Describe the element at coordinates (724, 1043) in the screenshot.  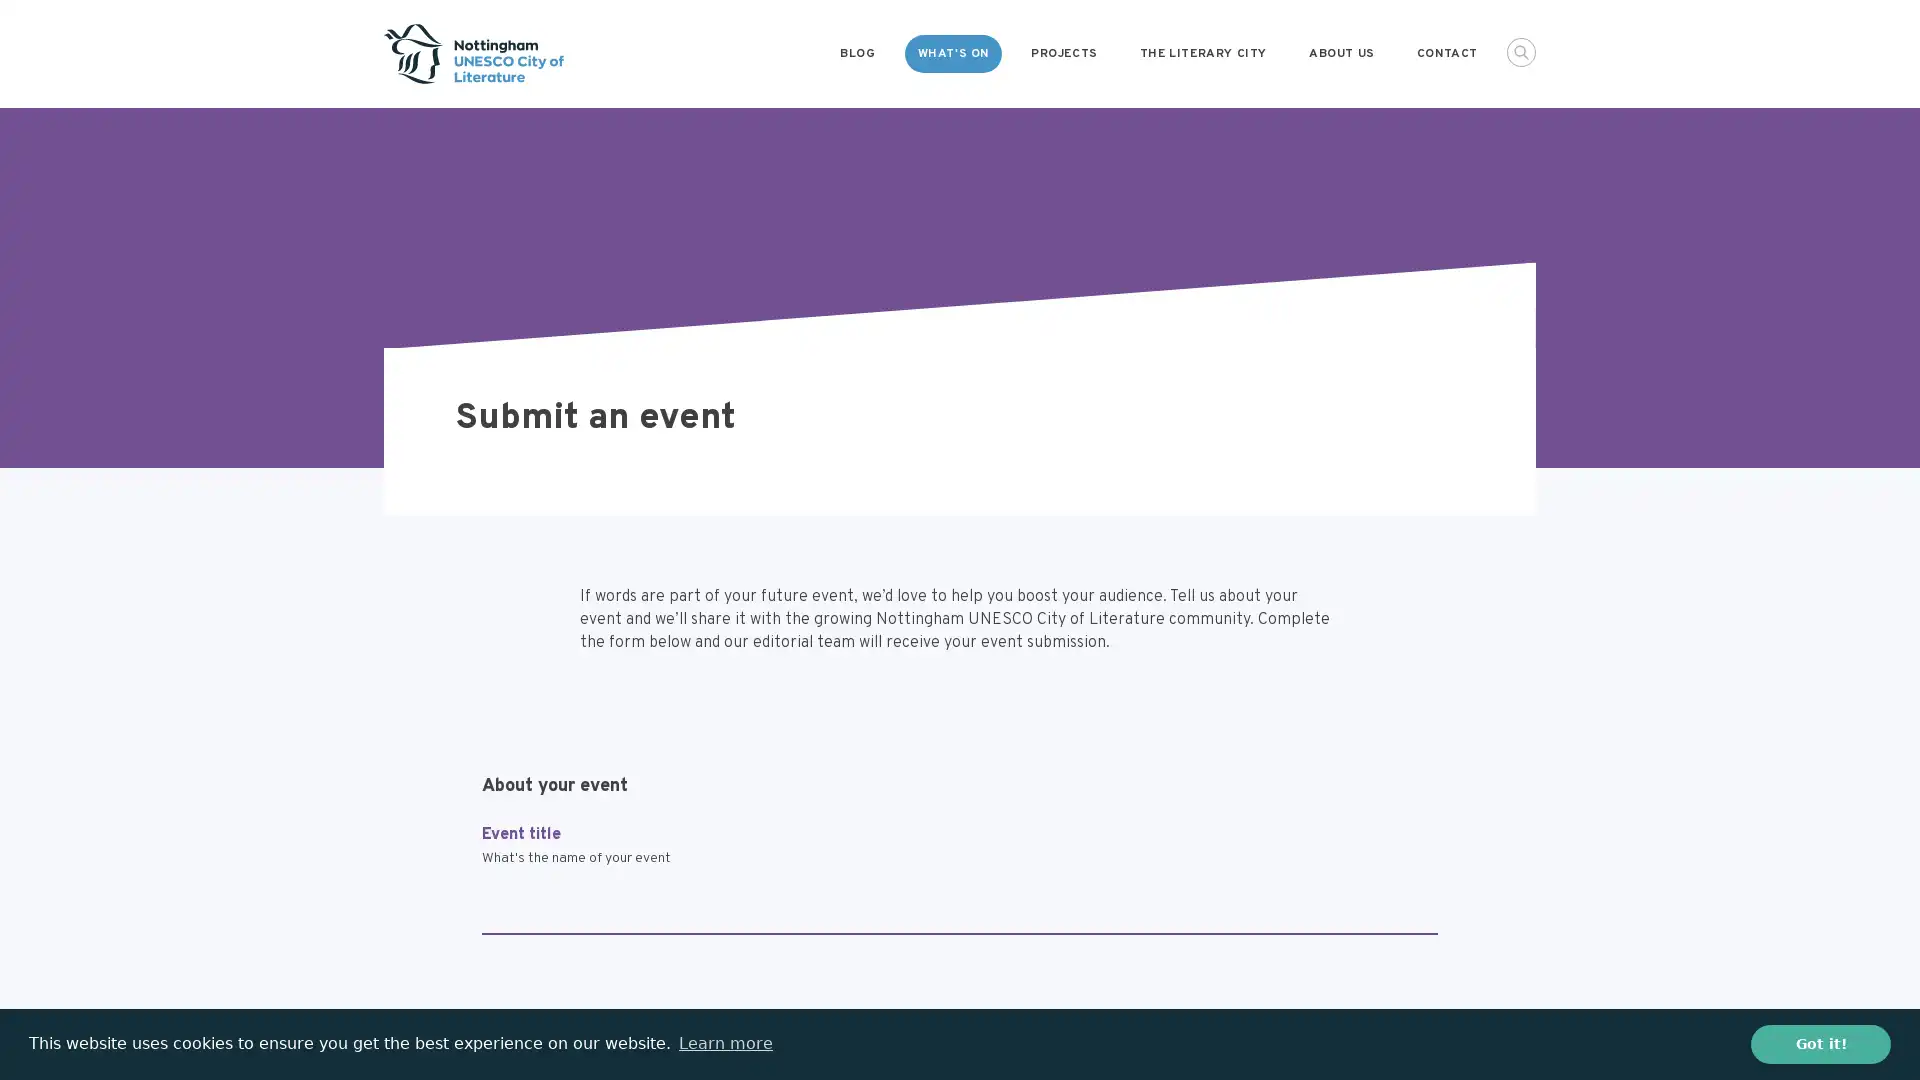
I see `learn more about cookies` at that location.